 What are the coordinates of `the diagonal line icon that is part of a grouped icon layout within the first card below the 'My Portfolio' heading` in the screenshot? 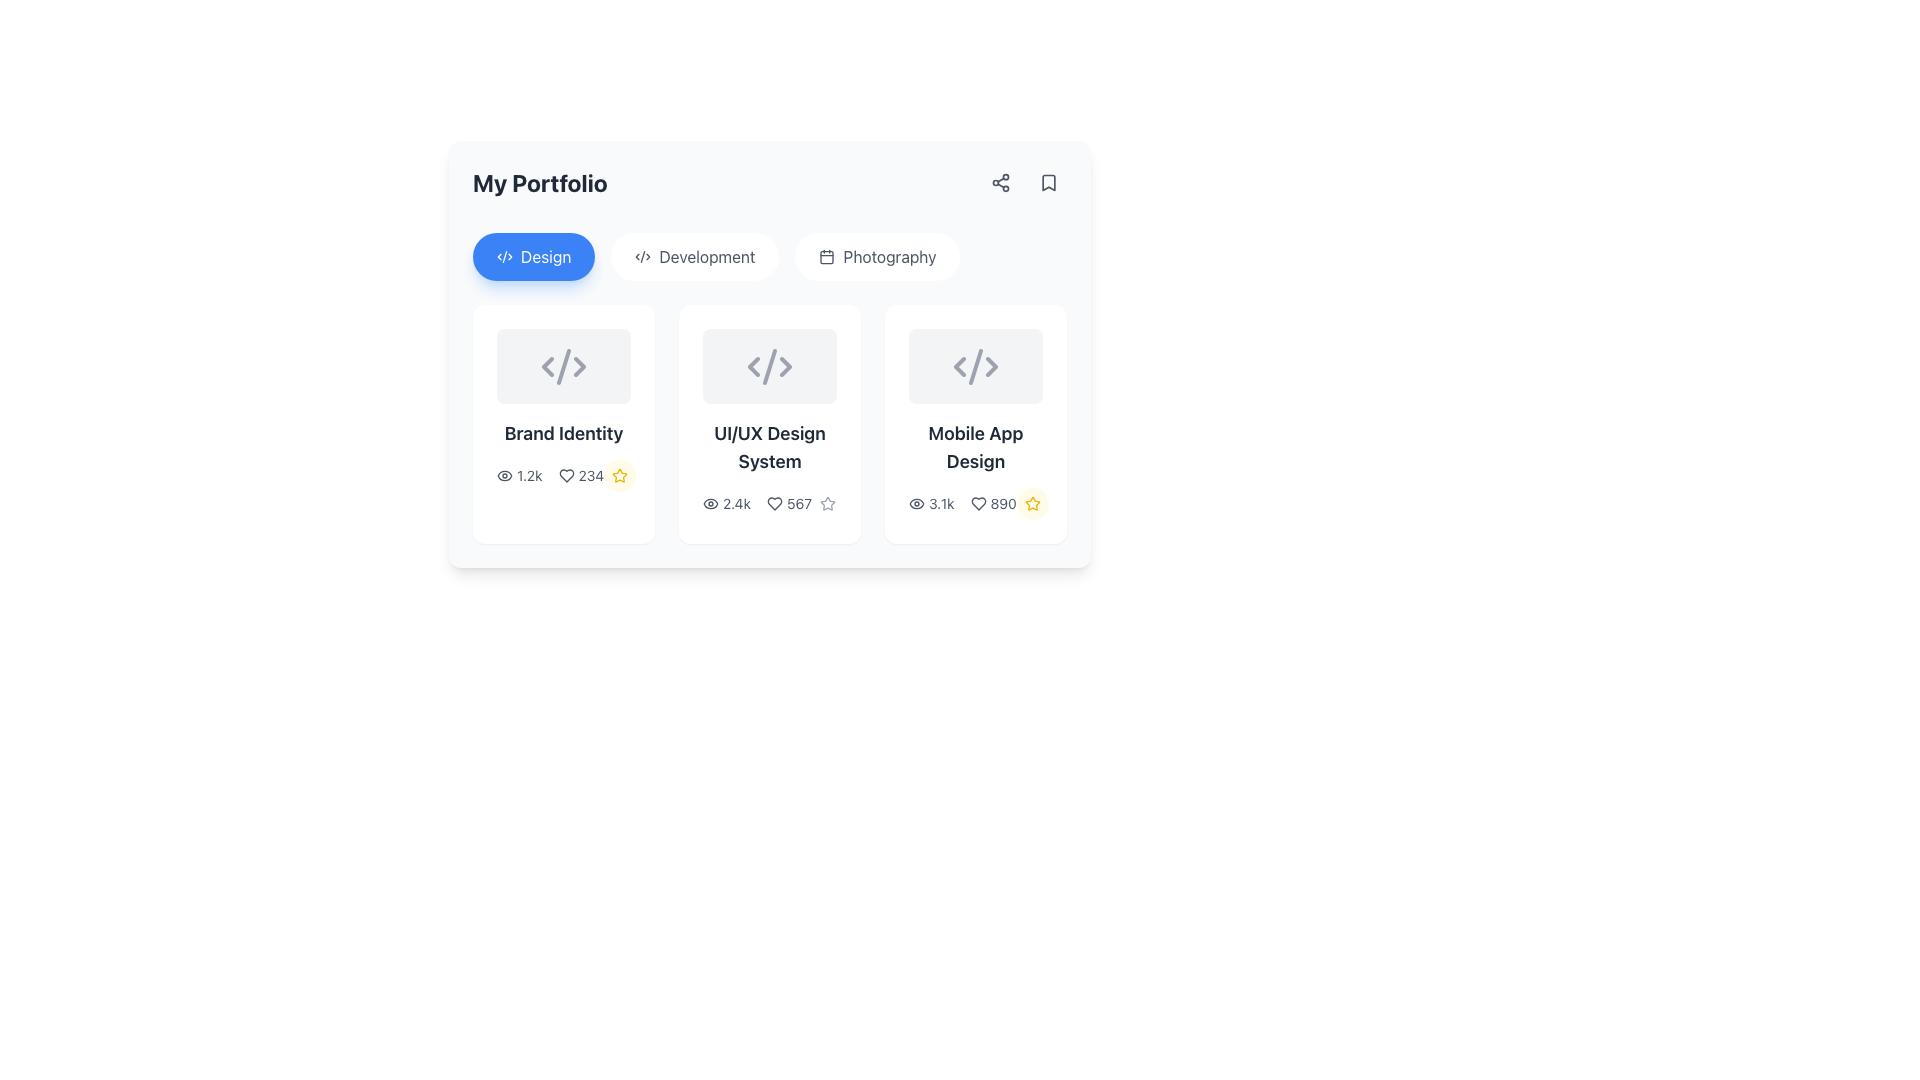 It's located at (563, 366).